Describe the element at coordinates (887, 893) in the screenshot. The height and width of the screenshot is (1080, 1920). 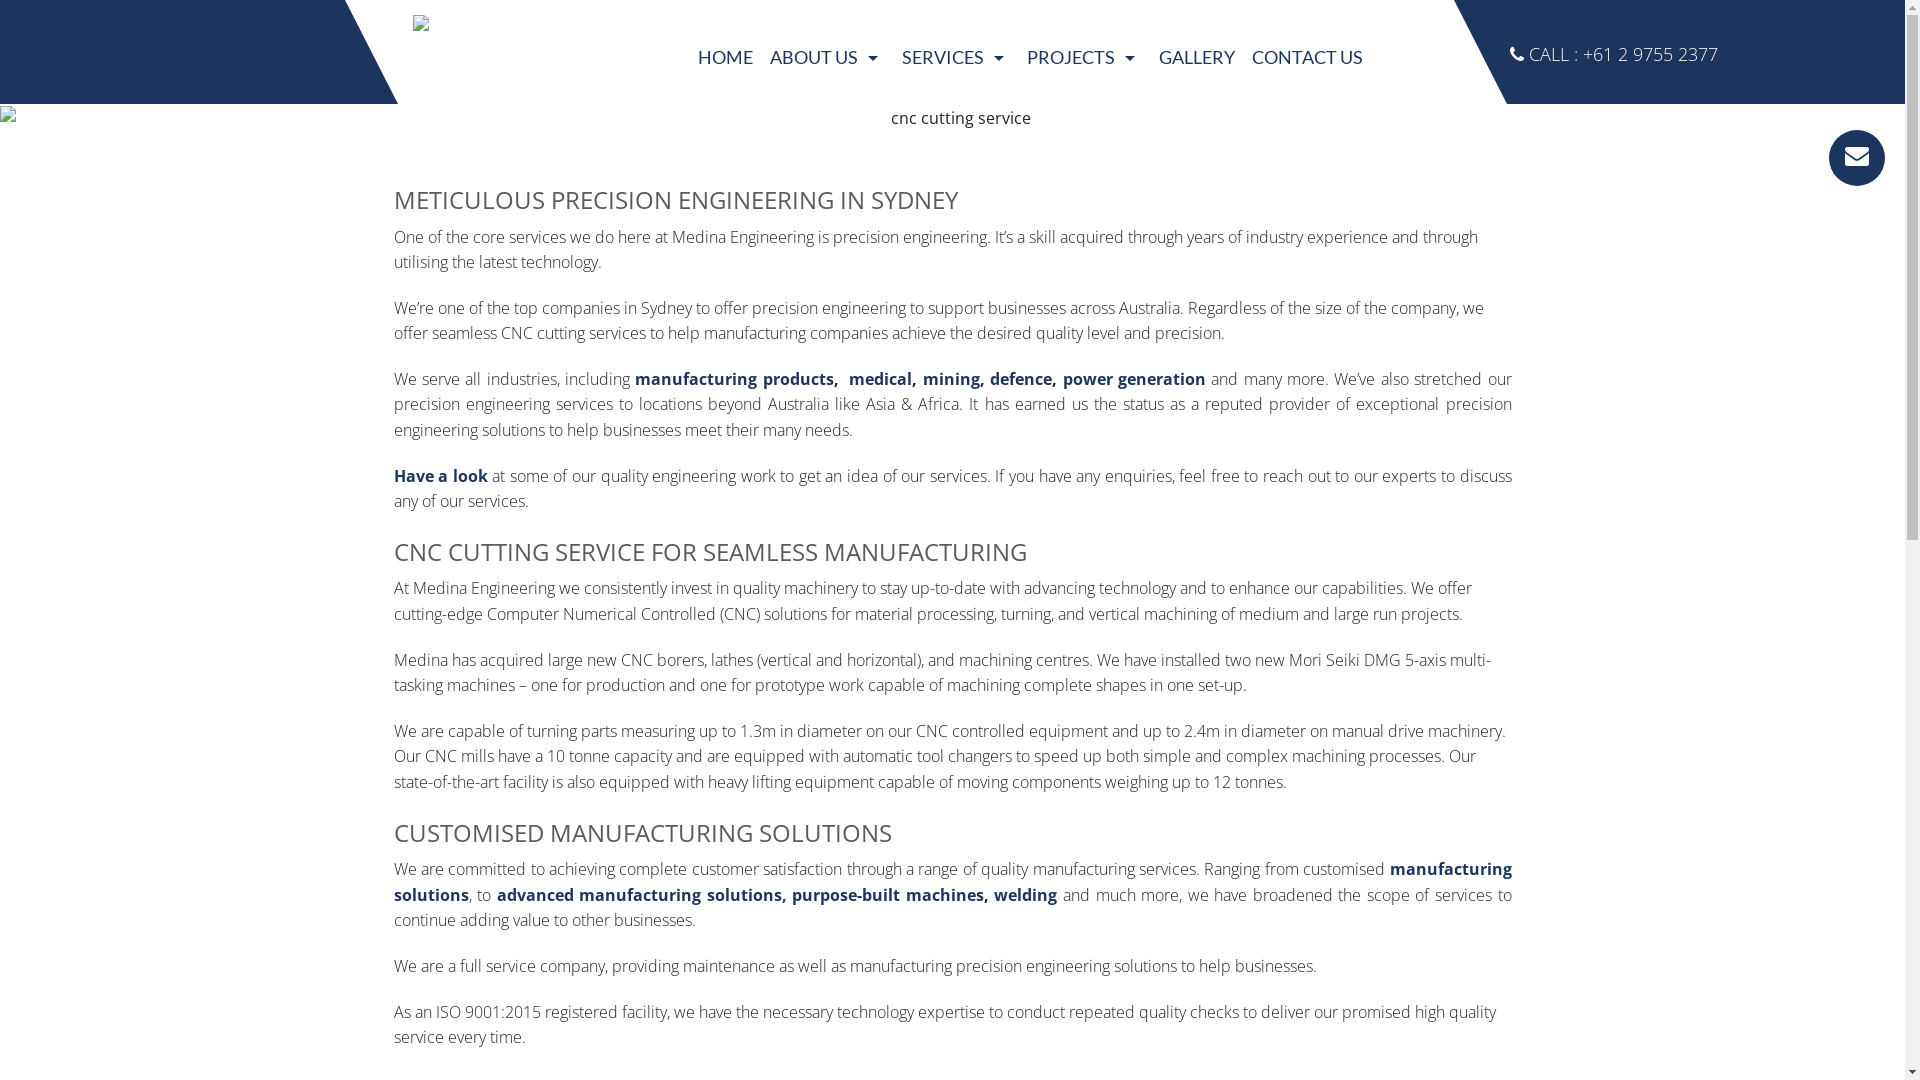
I see `'purpose-built machines'` at that location.